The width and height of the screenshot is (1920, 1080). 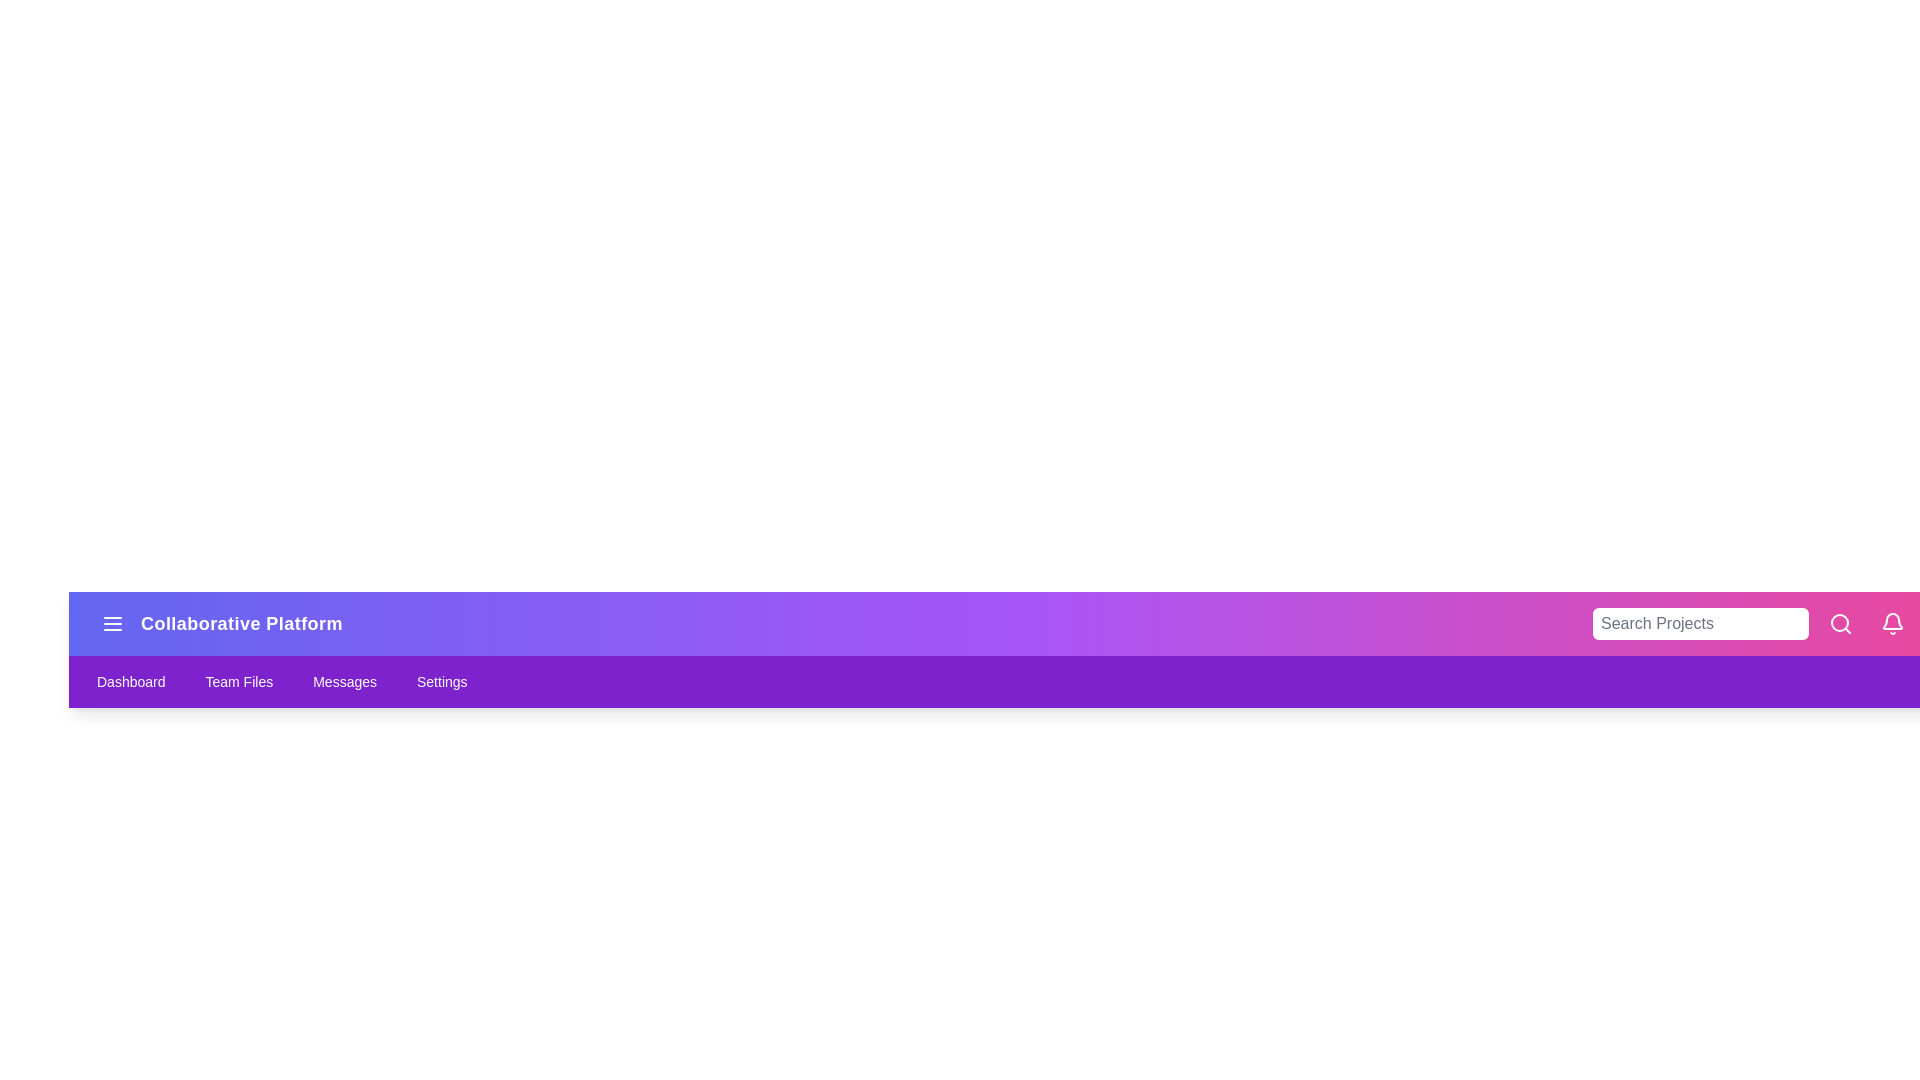 I want to click on the Navigation link located in the bottom horizontal navigation bar, which is the third item between 'Team Files' and 'Settings', so click(x=345, y=681).